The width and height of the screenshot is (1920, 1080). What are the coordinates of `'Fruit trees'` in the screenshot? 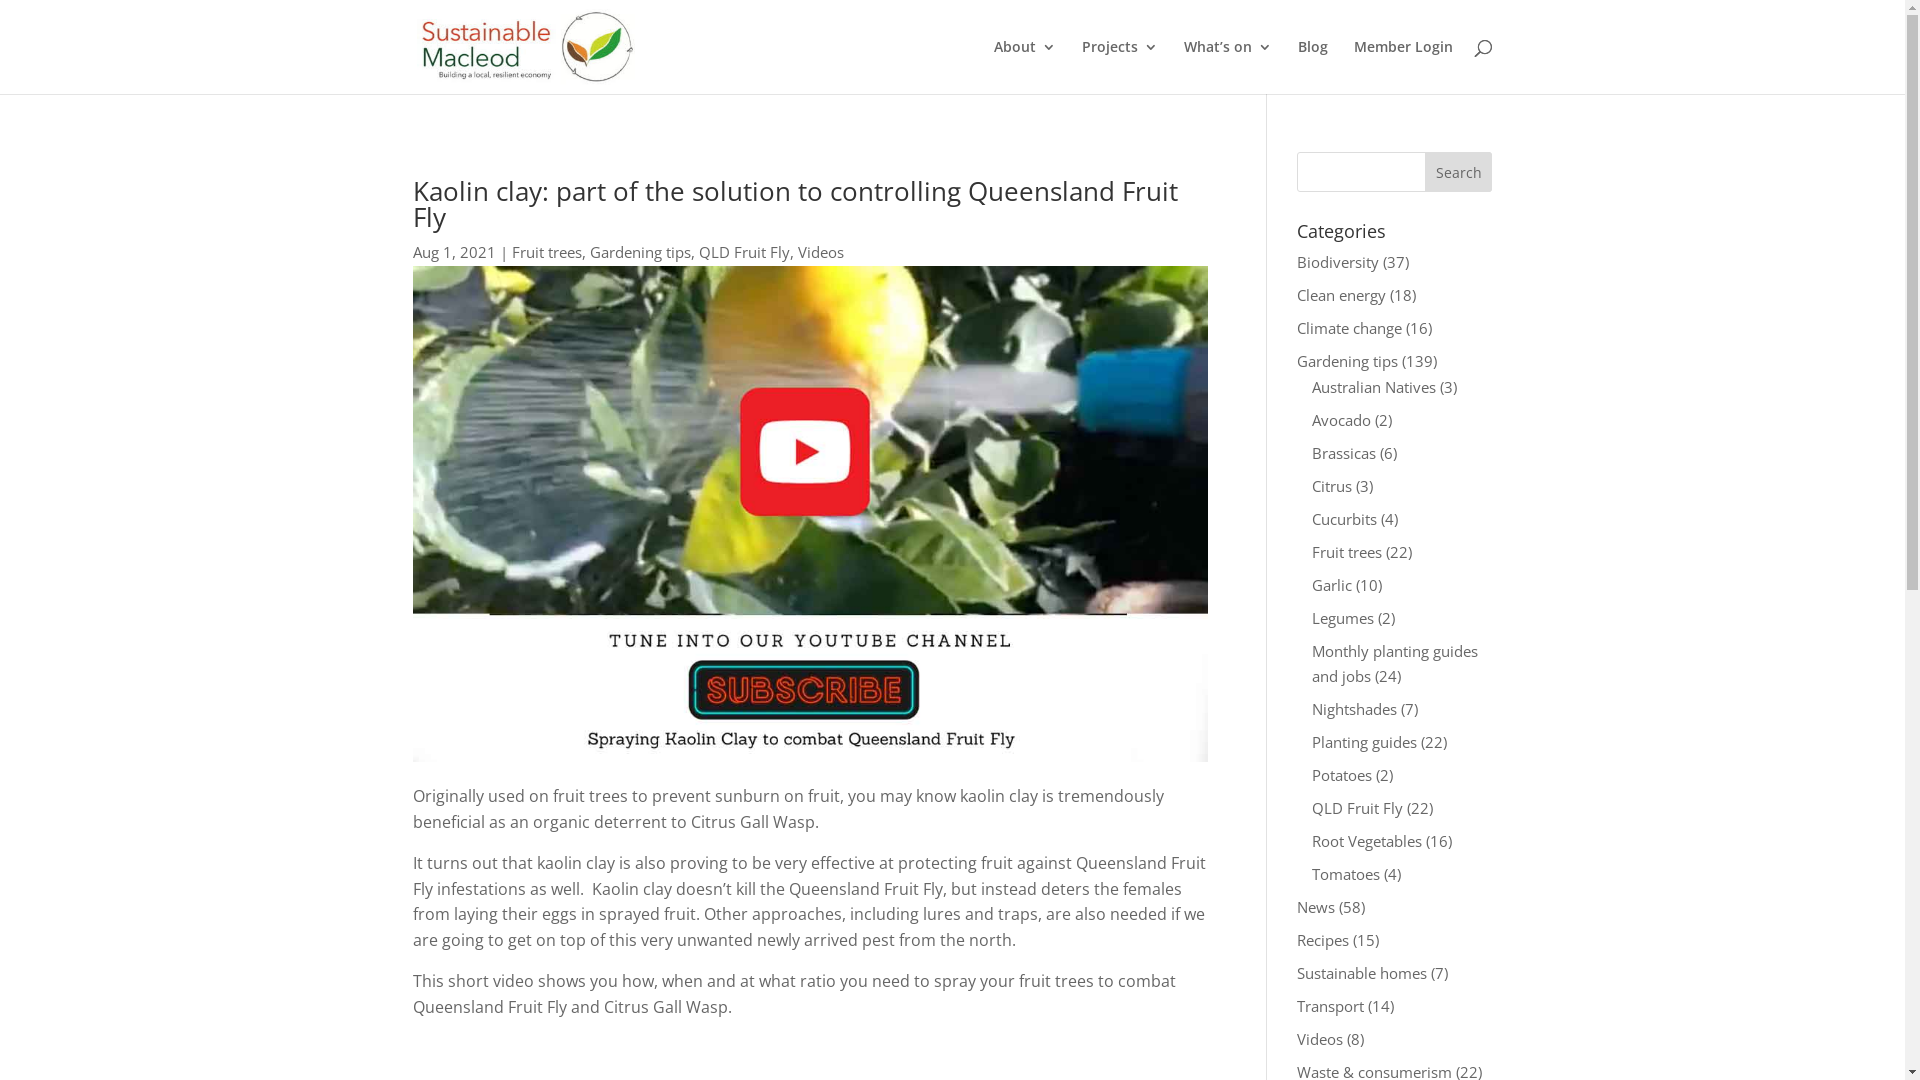 It's located at (547, 250).